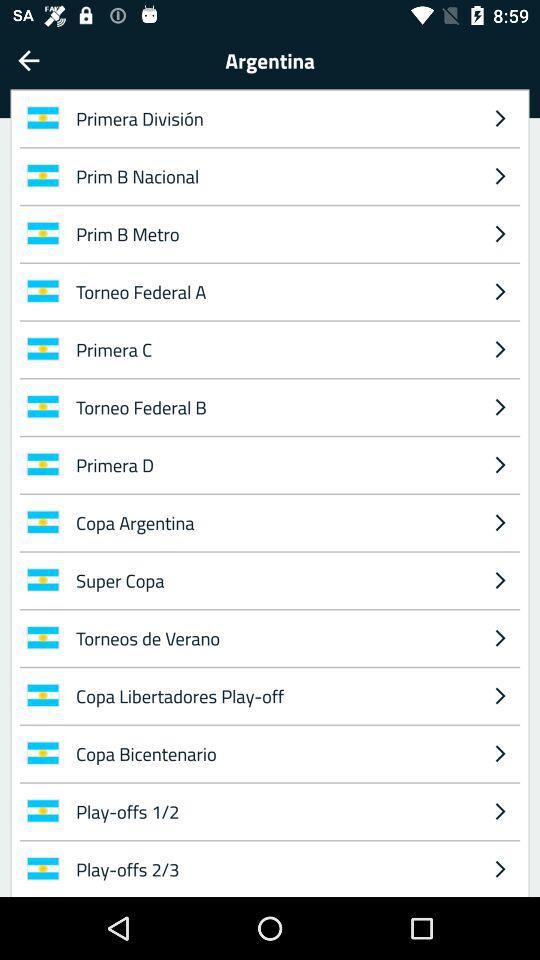  Describe the element at coordinates (499, 405) in the screenshot. I see `the icon next to primera c item` at that location.